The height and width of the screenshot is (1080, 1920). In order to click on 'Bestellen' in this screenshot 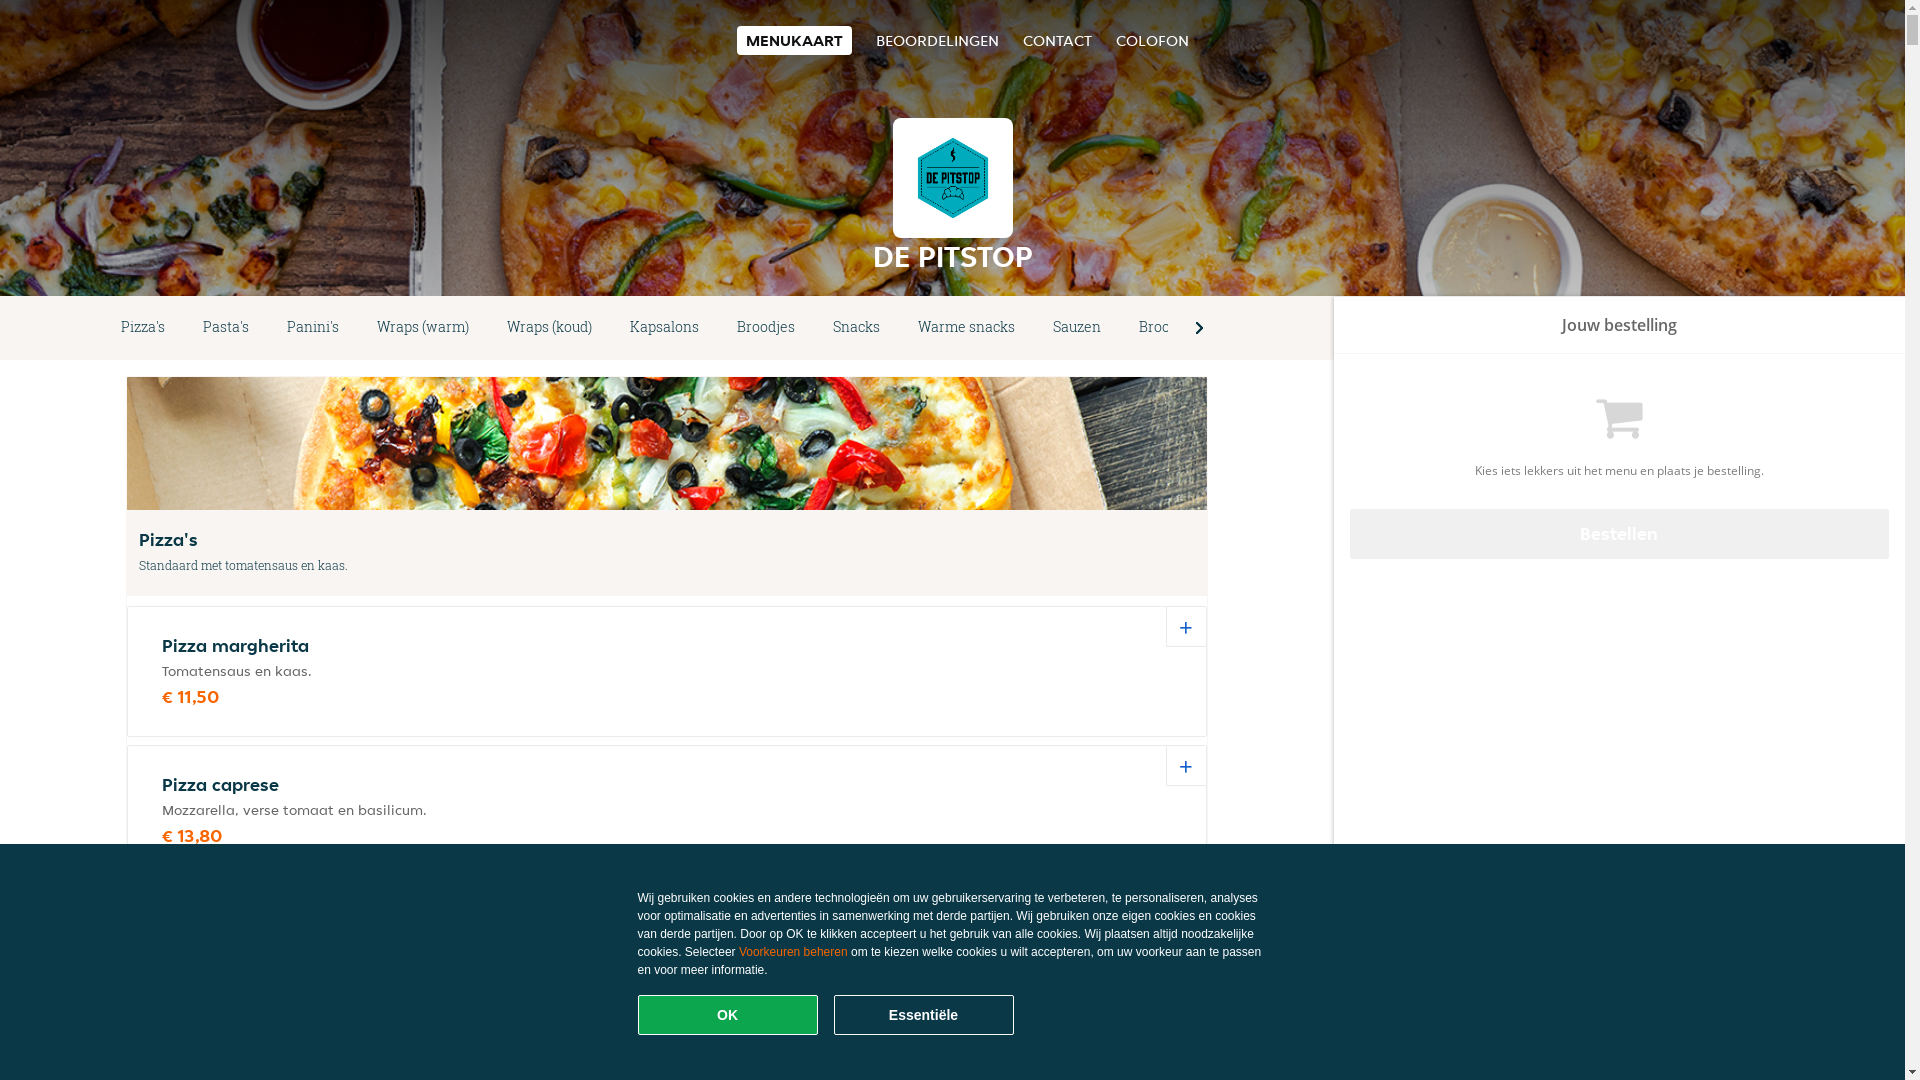, I will do `click(1620, 532)`.